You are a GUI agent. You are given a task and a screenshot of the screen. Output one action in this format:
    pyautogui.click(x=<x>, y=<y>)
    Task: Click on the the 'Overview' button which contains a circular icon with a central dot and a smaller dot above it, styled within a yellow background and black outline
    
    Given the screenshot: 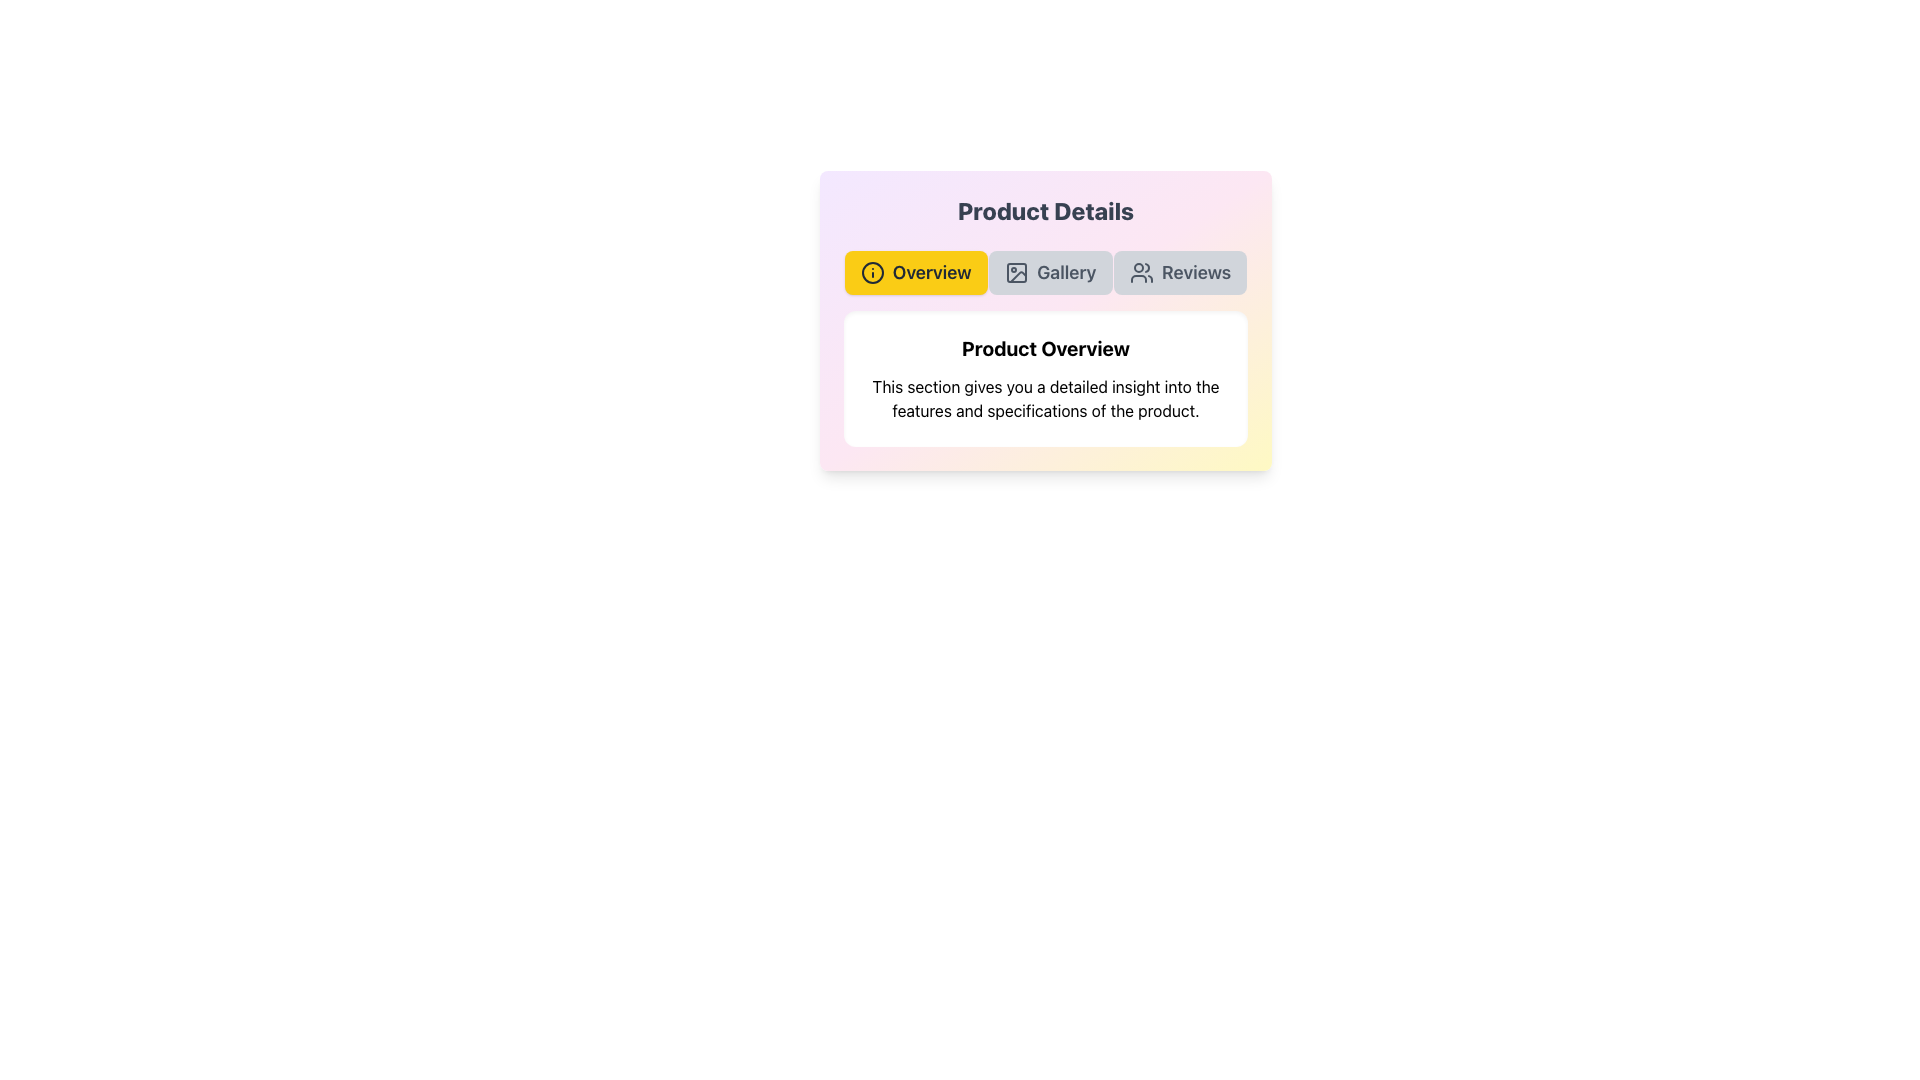 What is the action you would take?
    pyautogui.click(x=872, y=273)
    